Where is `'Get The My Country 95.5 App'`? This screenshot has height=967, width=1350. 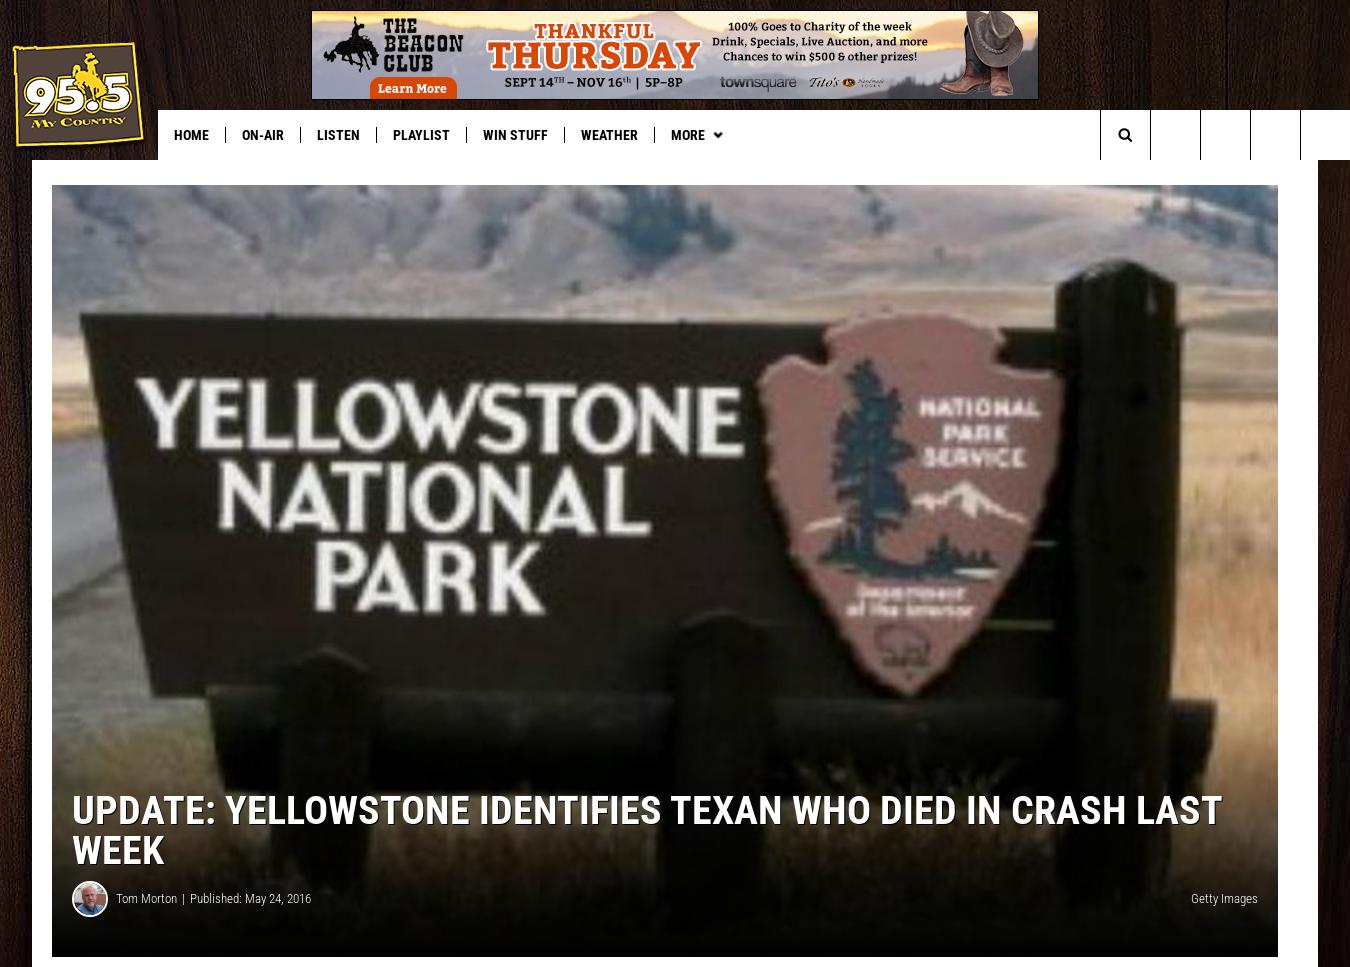 'Get The My Country 95.5 App' is located at coordinates (633, 175).